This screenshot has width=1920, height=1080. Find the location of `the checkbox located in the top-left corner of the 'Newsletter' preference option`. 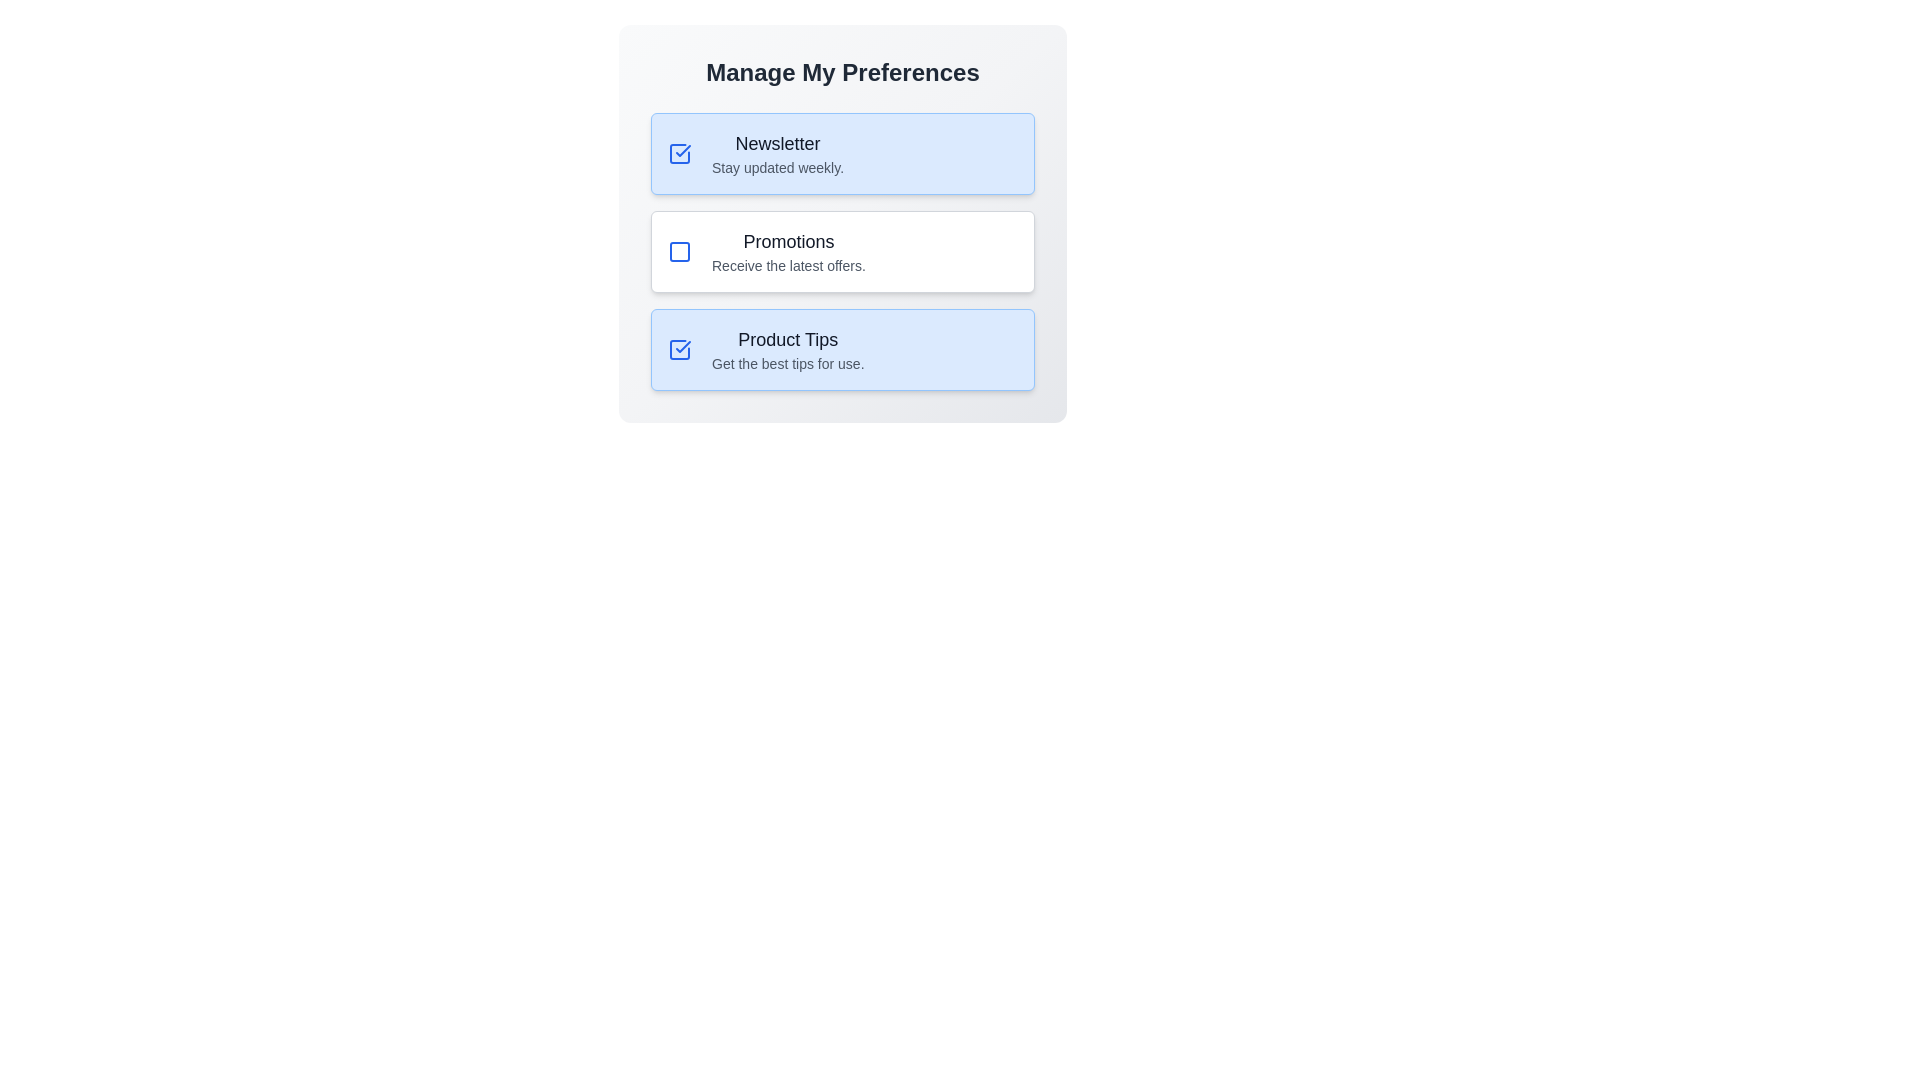

the checkbox located in the top-left corner of the 'Newsletter' preference option is located at coordinates (680, 153).